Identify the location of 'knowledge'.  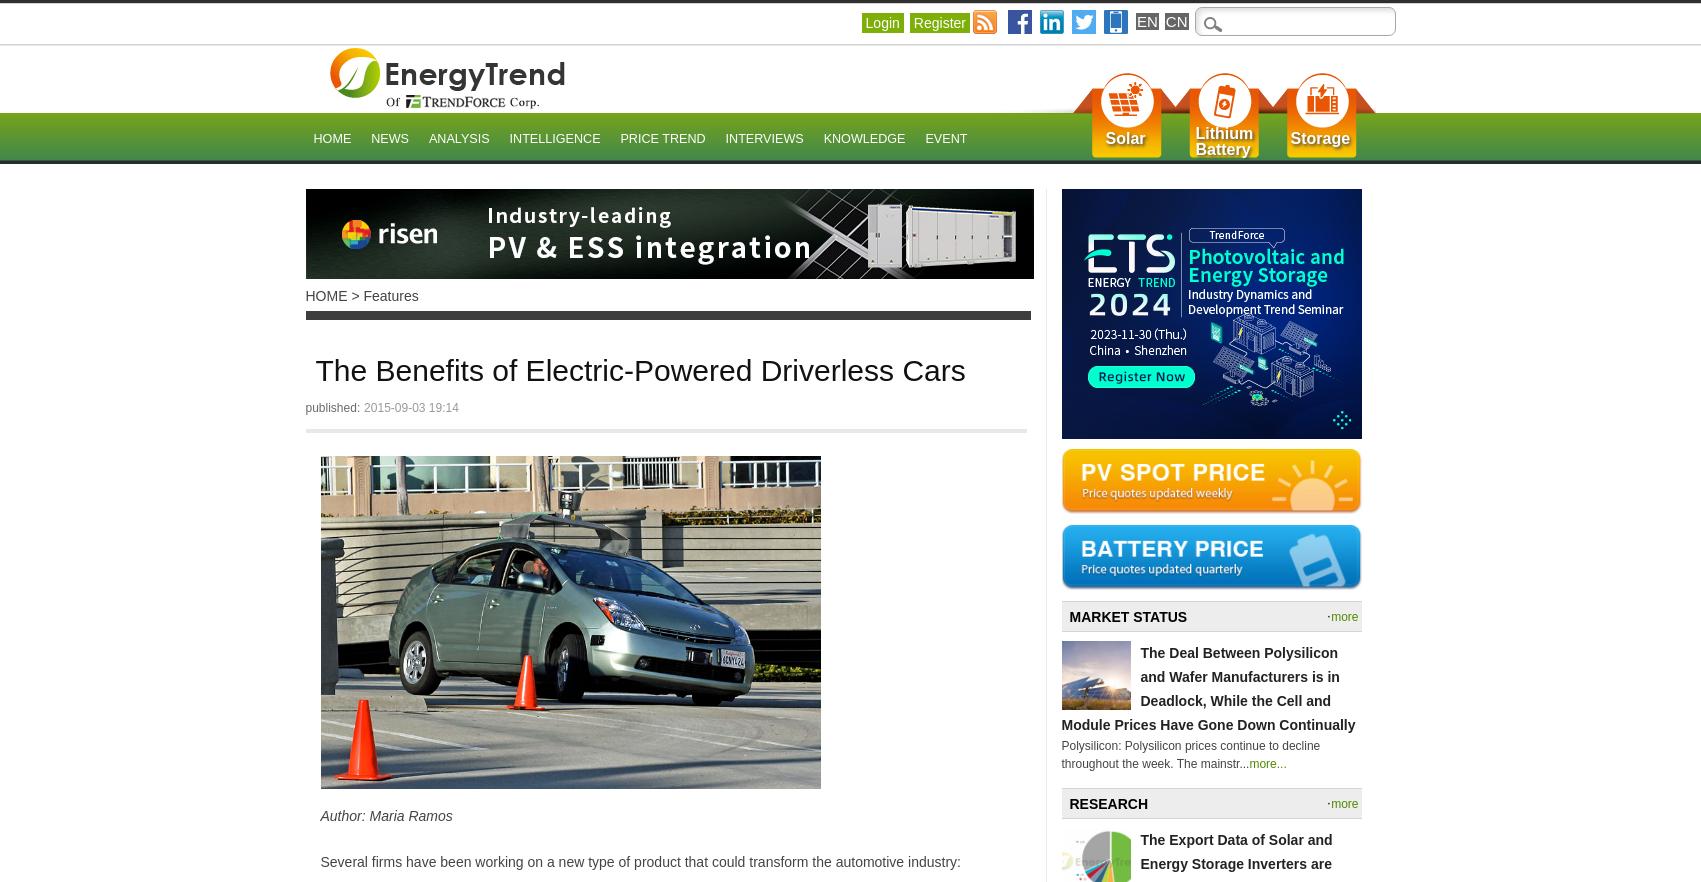
(862, 139).